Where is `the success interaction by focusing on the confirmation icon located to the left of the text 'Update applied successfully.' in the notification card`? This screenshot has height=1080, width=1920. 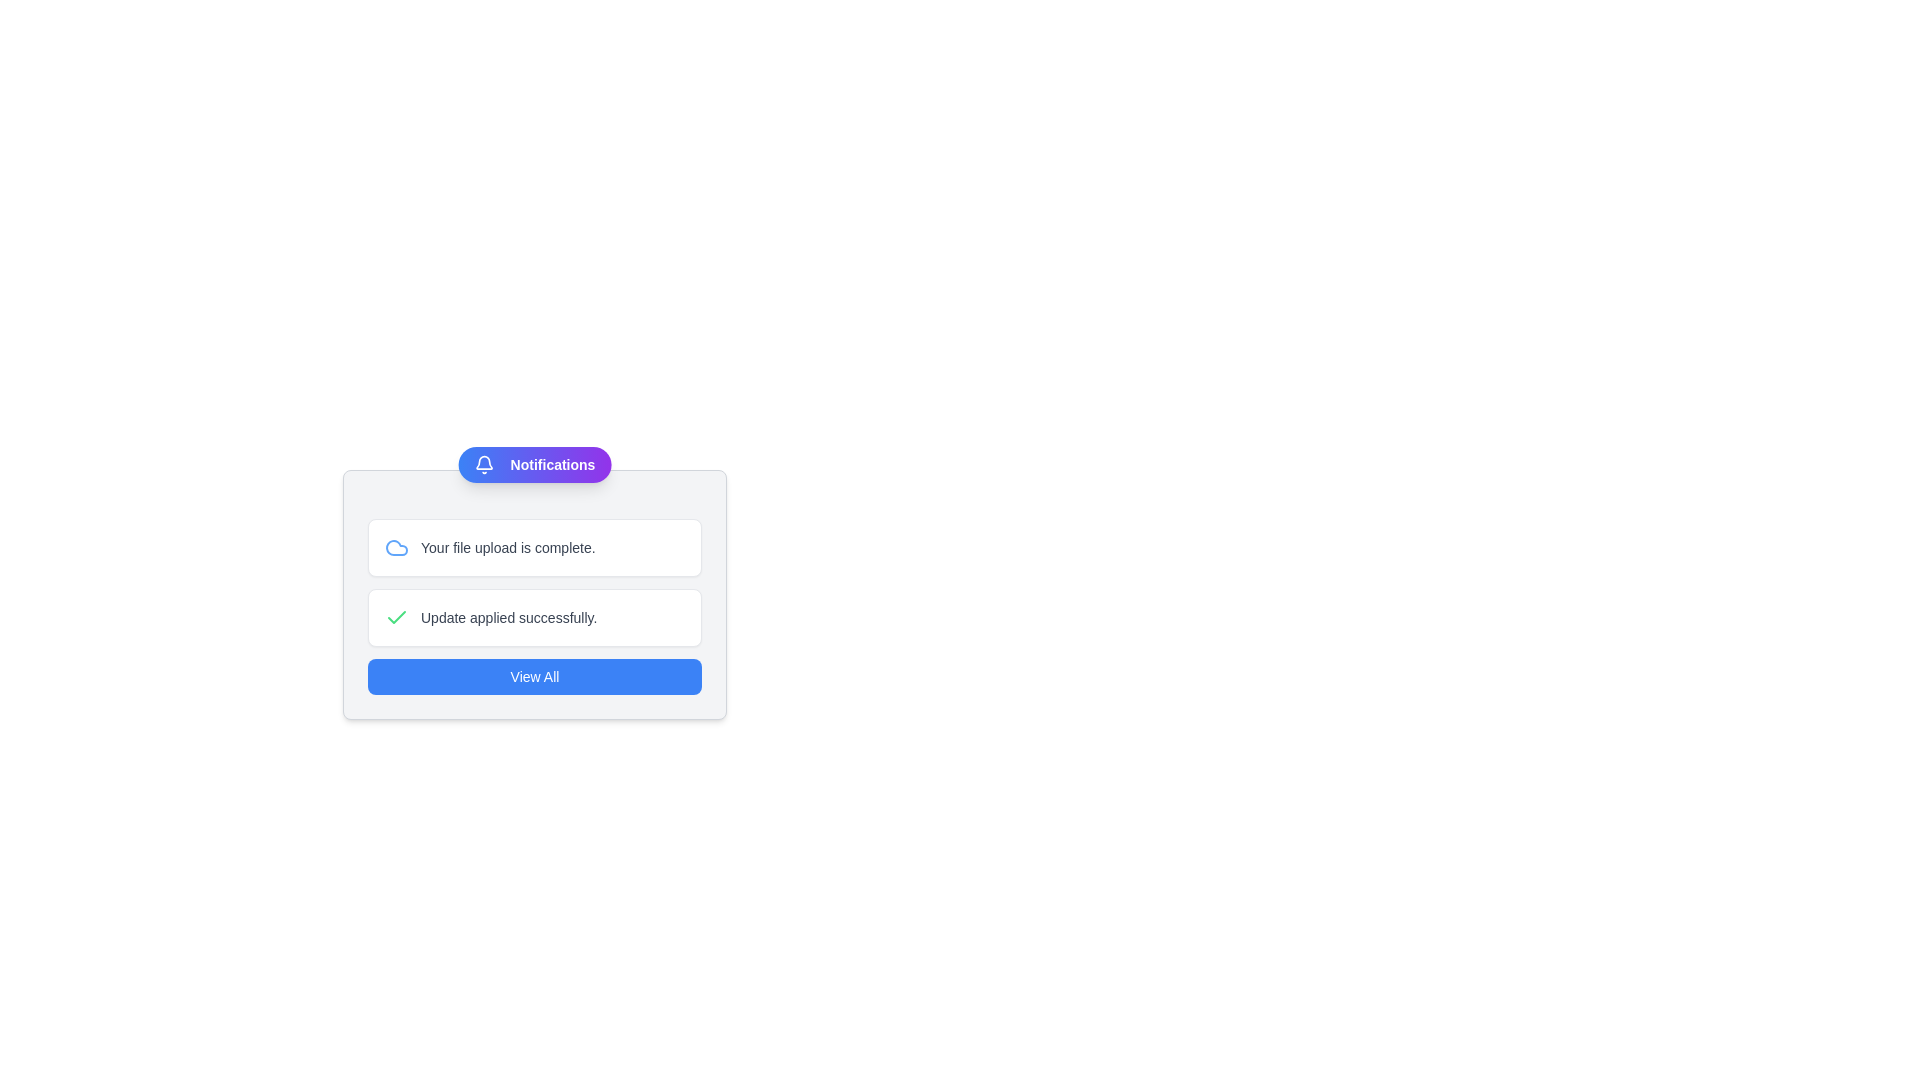 the success interaction by focusing on the confirmation icon located to the left of the text 'Update applied successfully.' in the notification card is located at coordinates (397, 616).